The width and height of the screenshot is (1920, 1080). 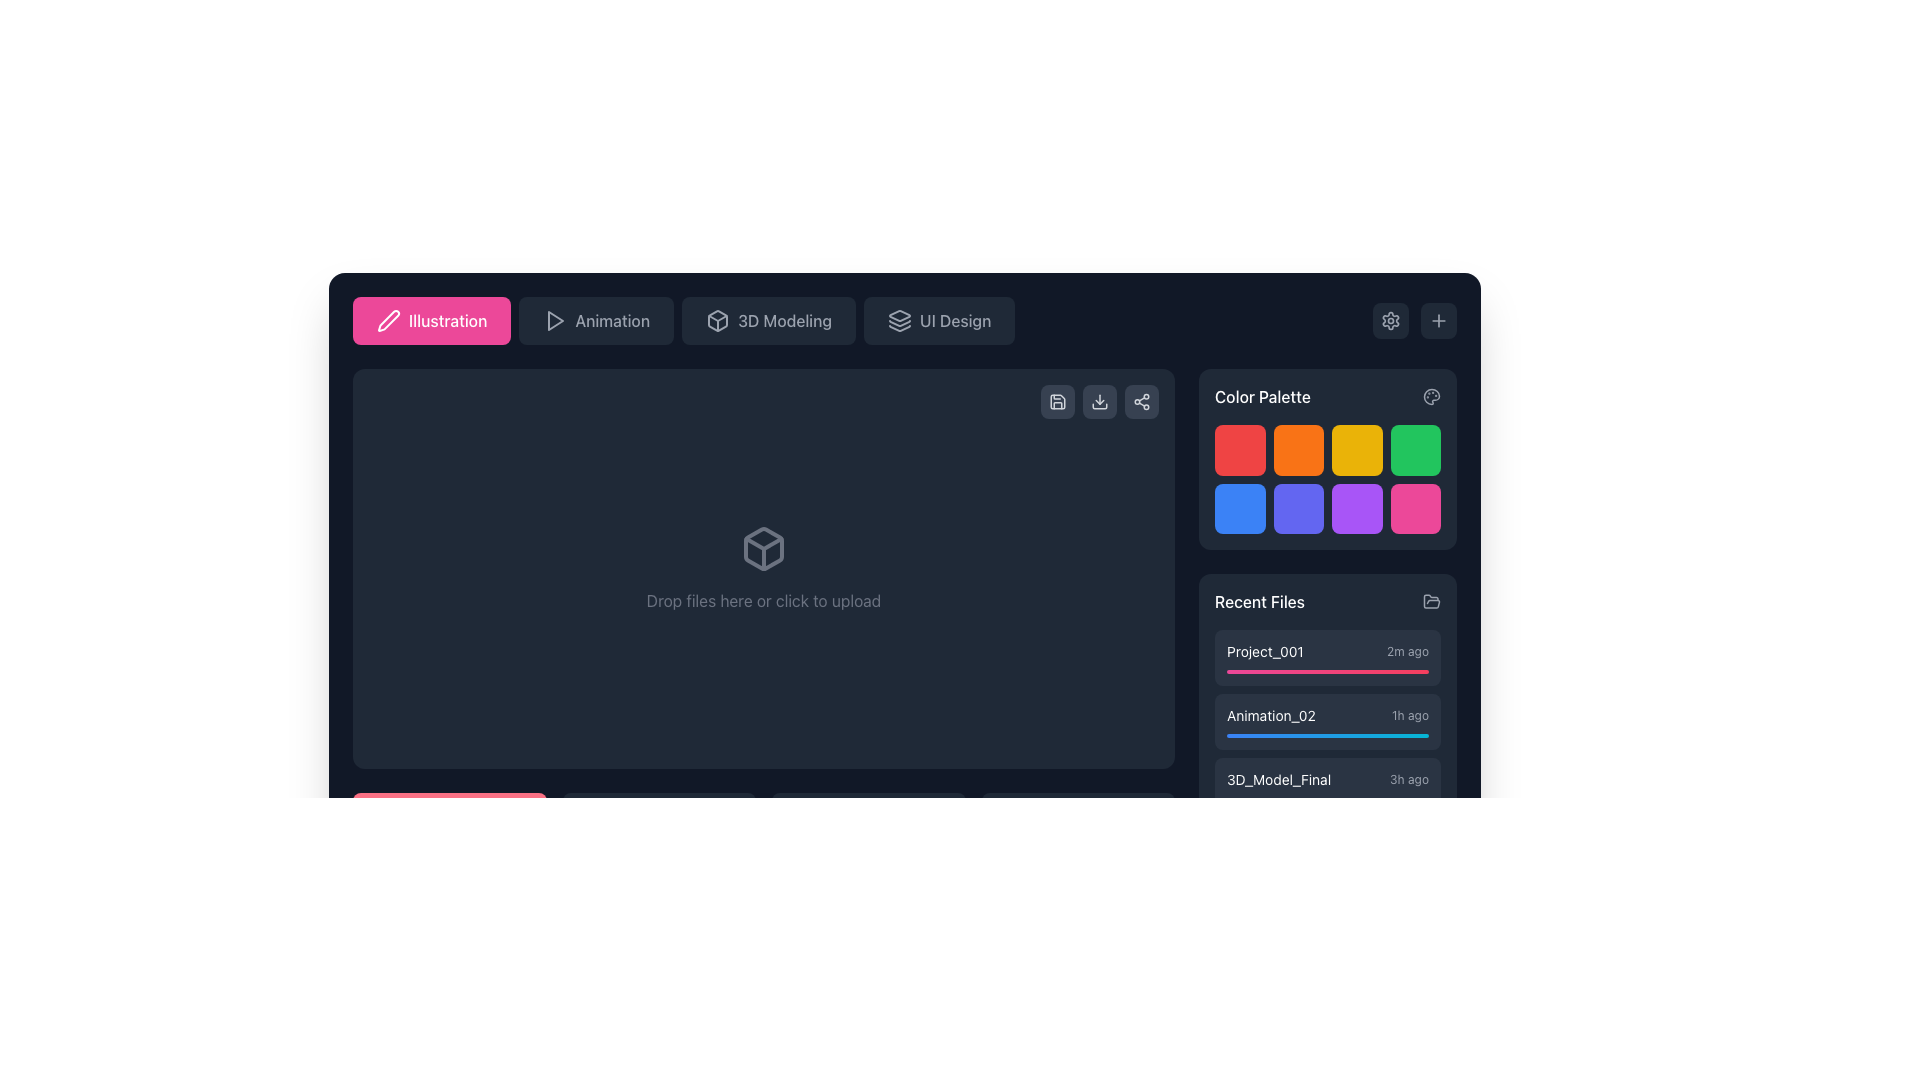 What do you see at coordinates (1328, 798) in the screenshot?
I see `the progress bar located directly below the '3D_Model_Final' text in the 'Recent Files' section of the right sidebar` at bounding box center [1328, 798].